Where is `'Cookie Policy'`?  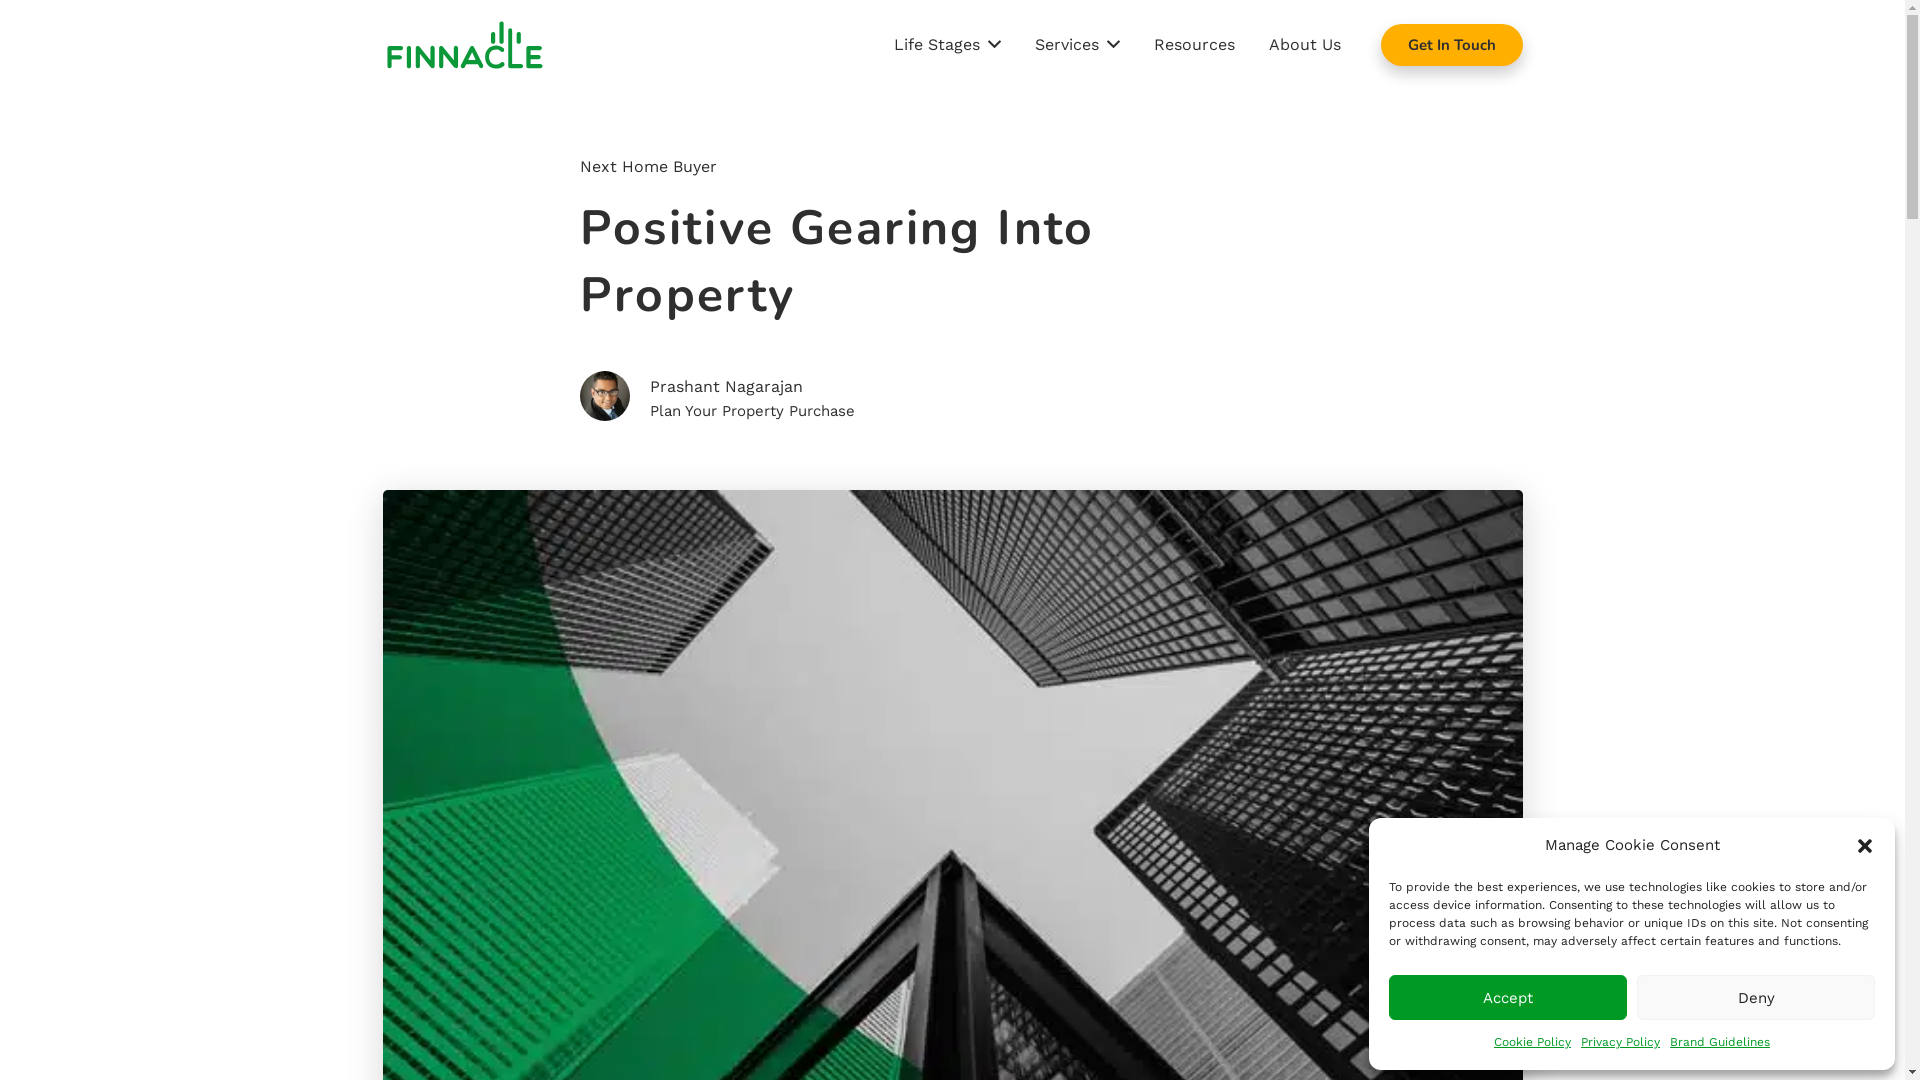
'Cookie Policy' is located at coordinates (1531, 1041).